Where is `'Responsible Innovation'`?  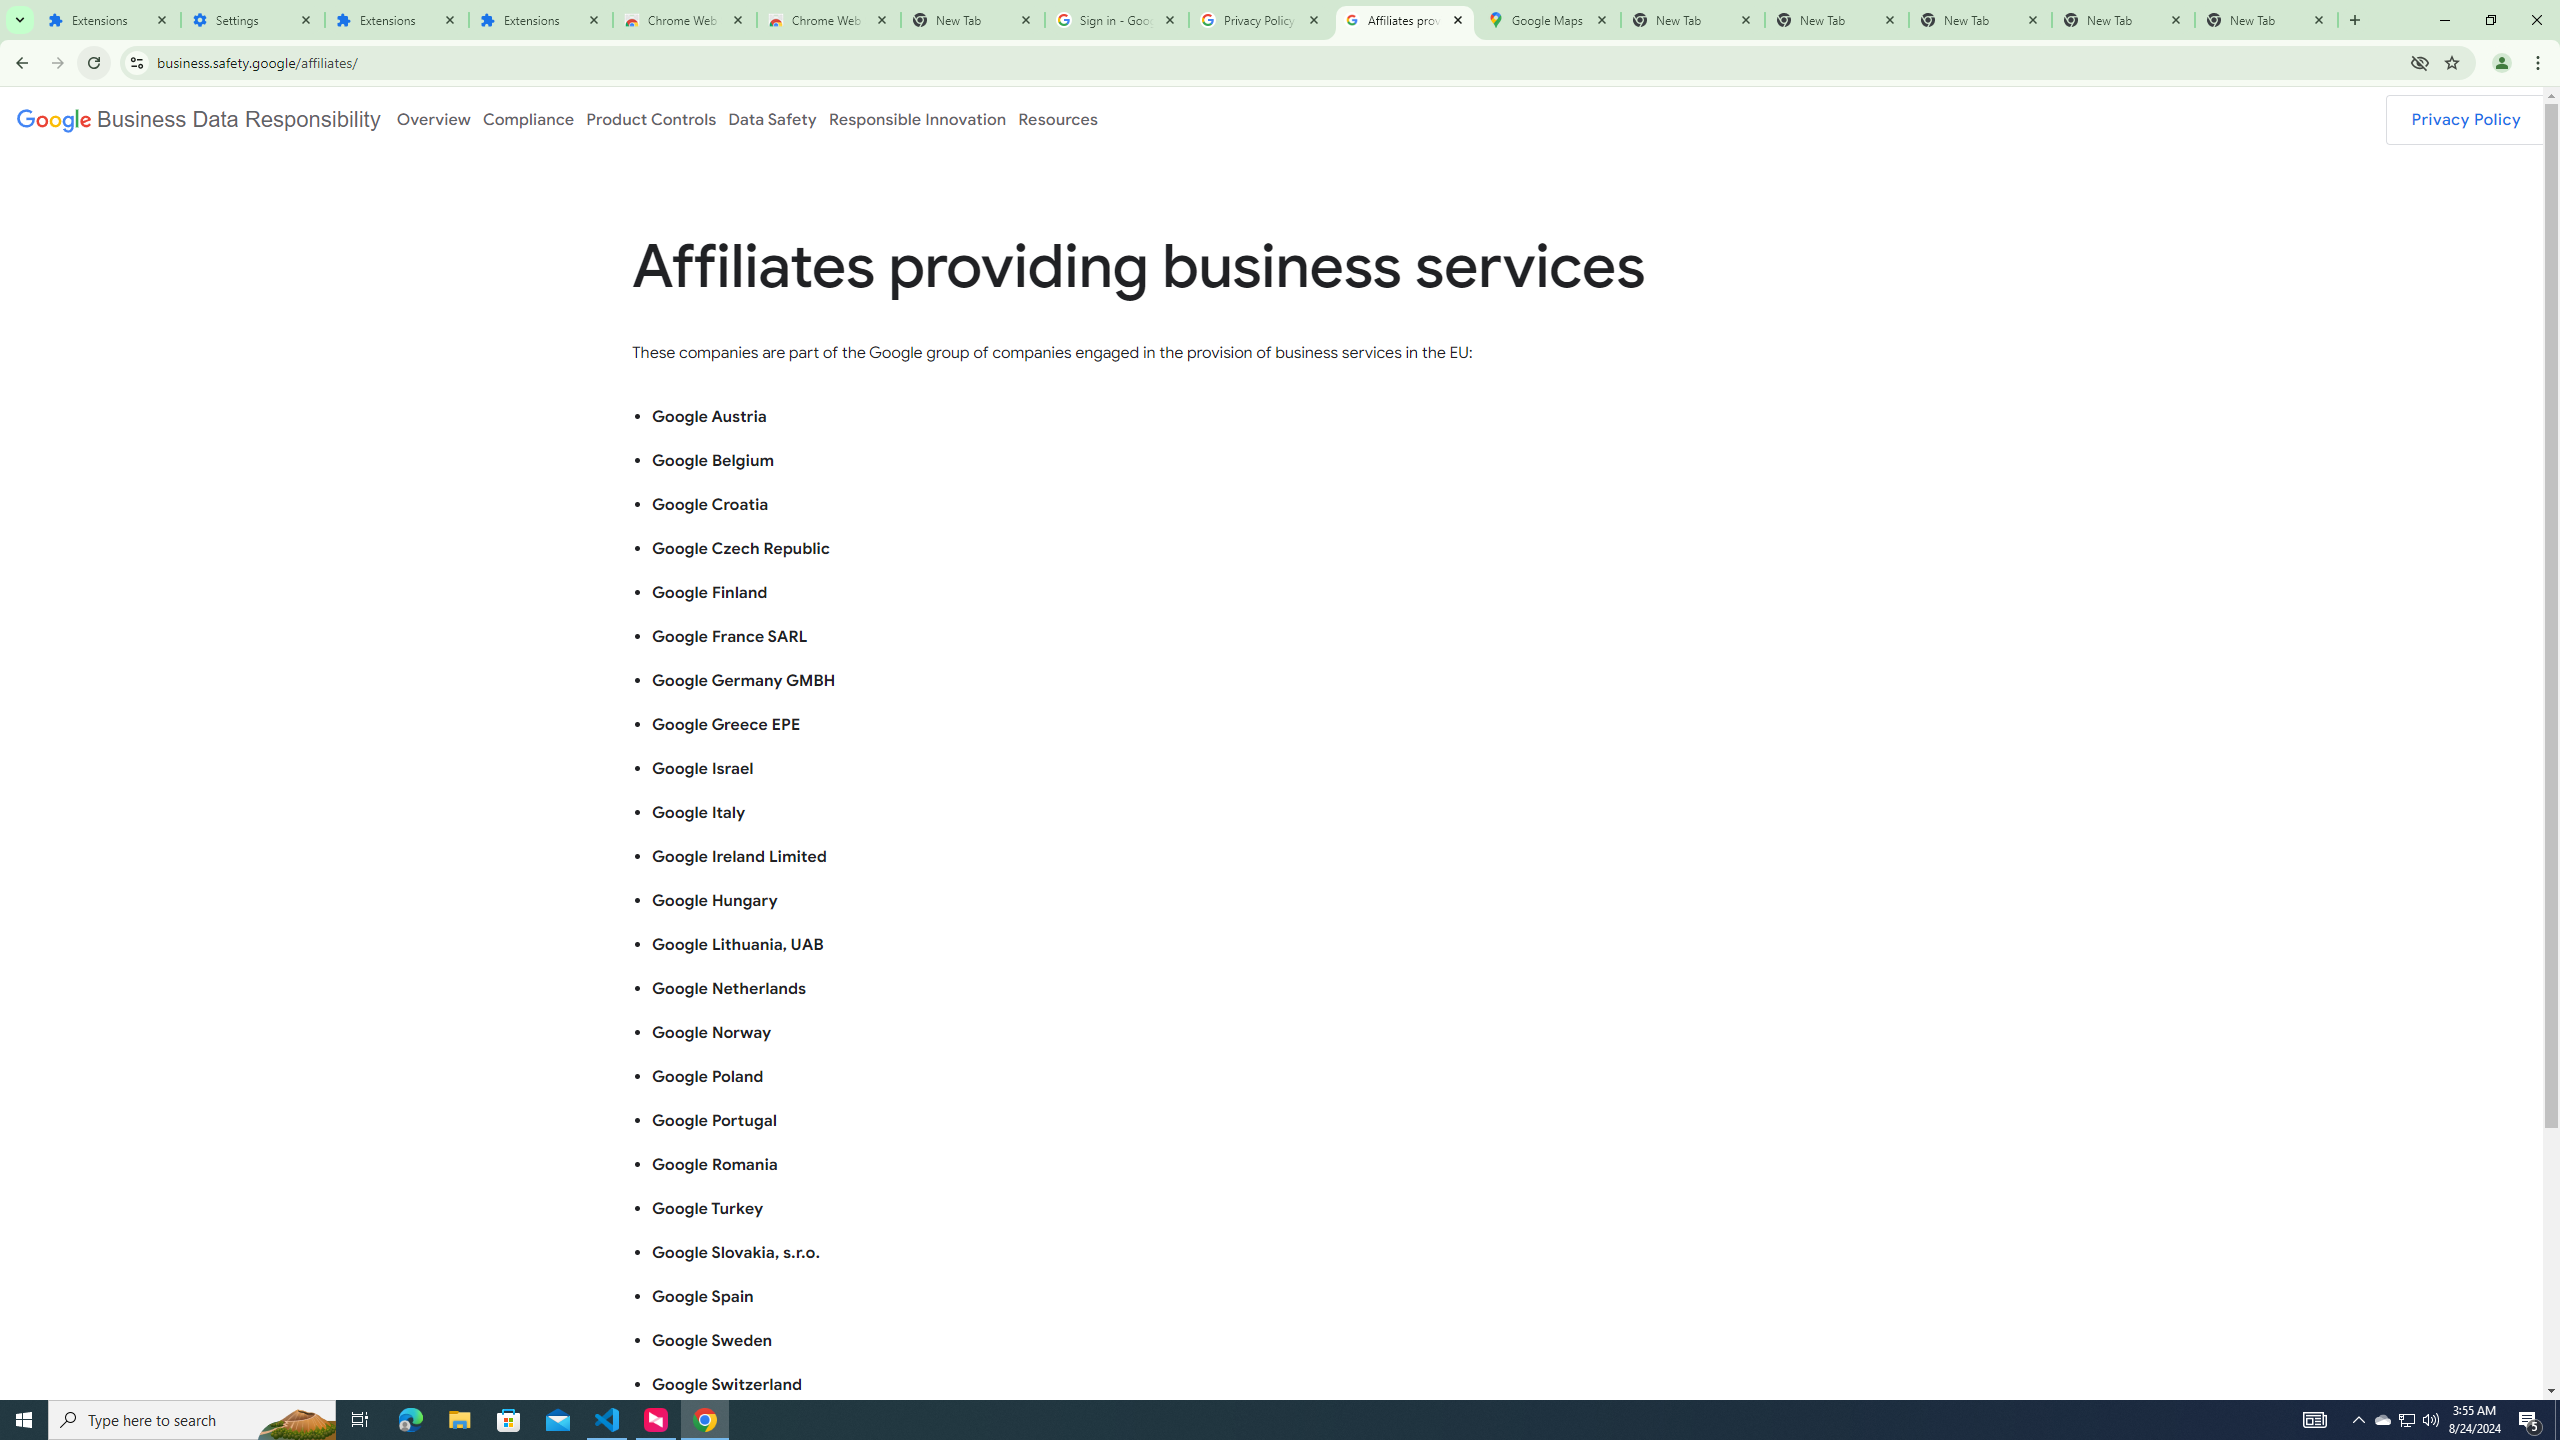 'Responsible Innovation' is located at coordinates (917, 118).